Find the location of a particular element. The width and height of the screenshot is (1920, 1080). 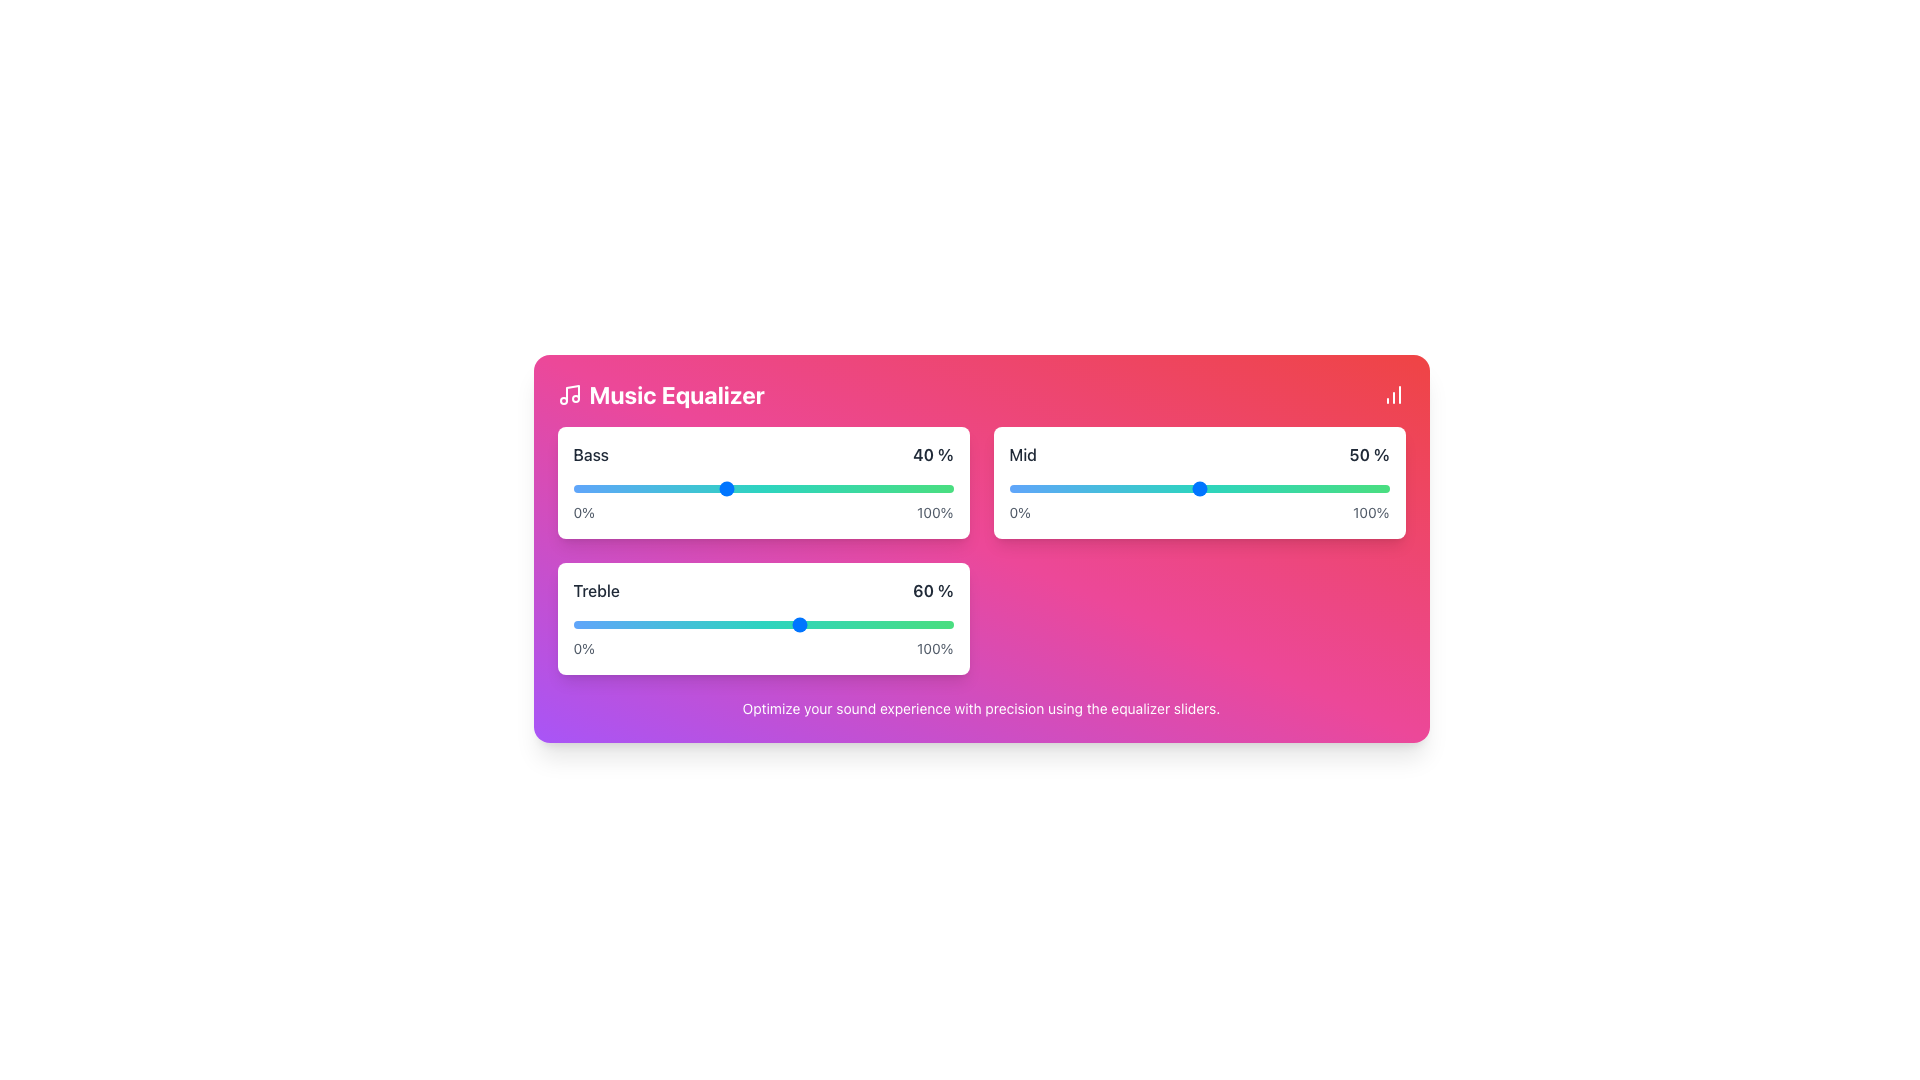

the informative text labels '0%' and '100%' located below the 'Treble' slider is located at coordinates (762, 648).